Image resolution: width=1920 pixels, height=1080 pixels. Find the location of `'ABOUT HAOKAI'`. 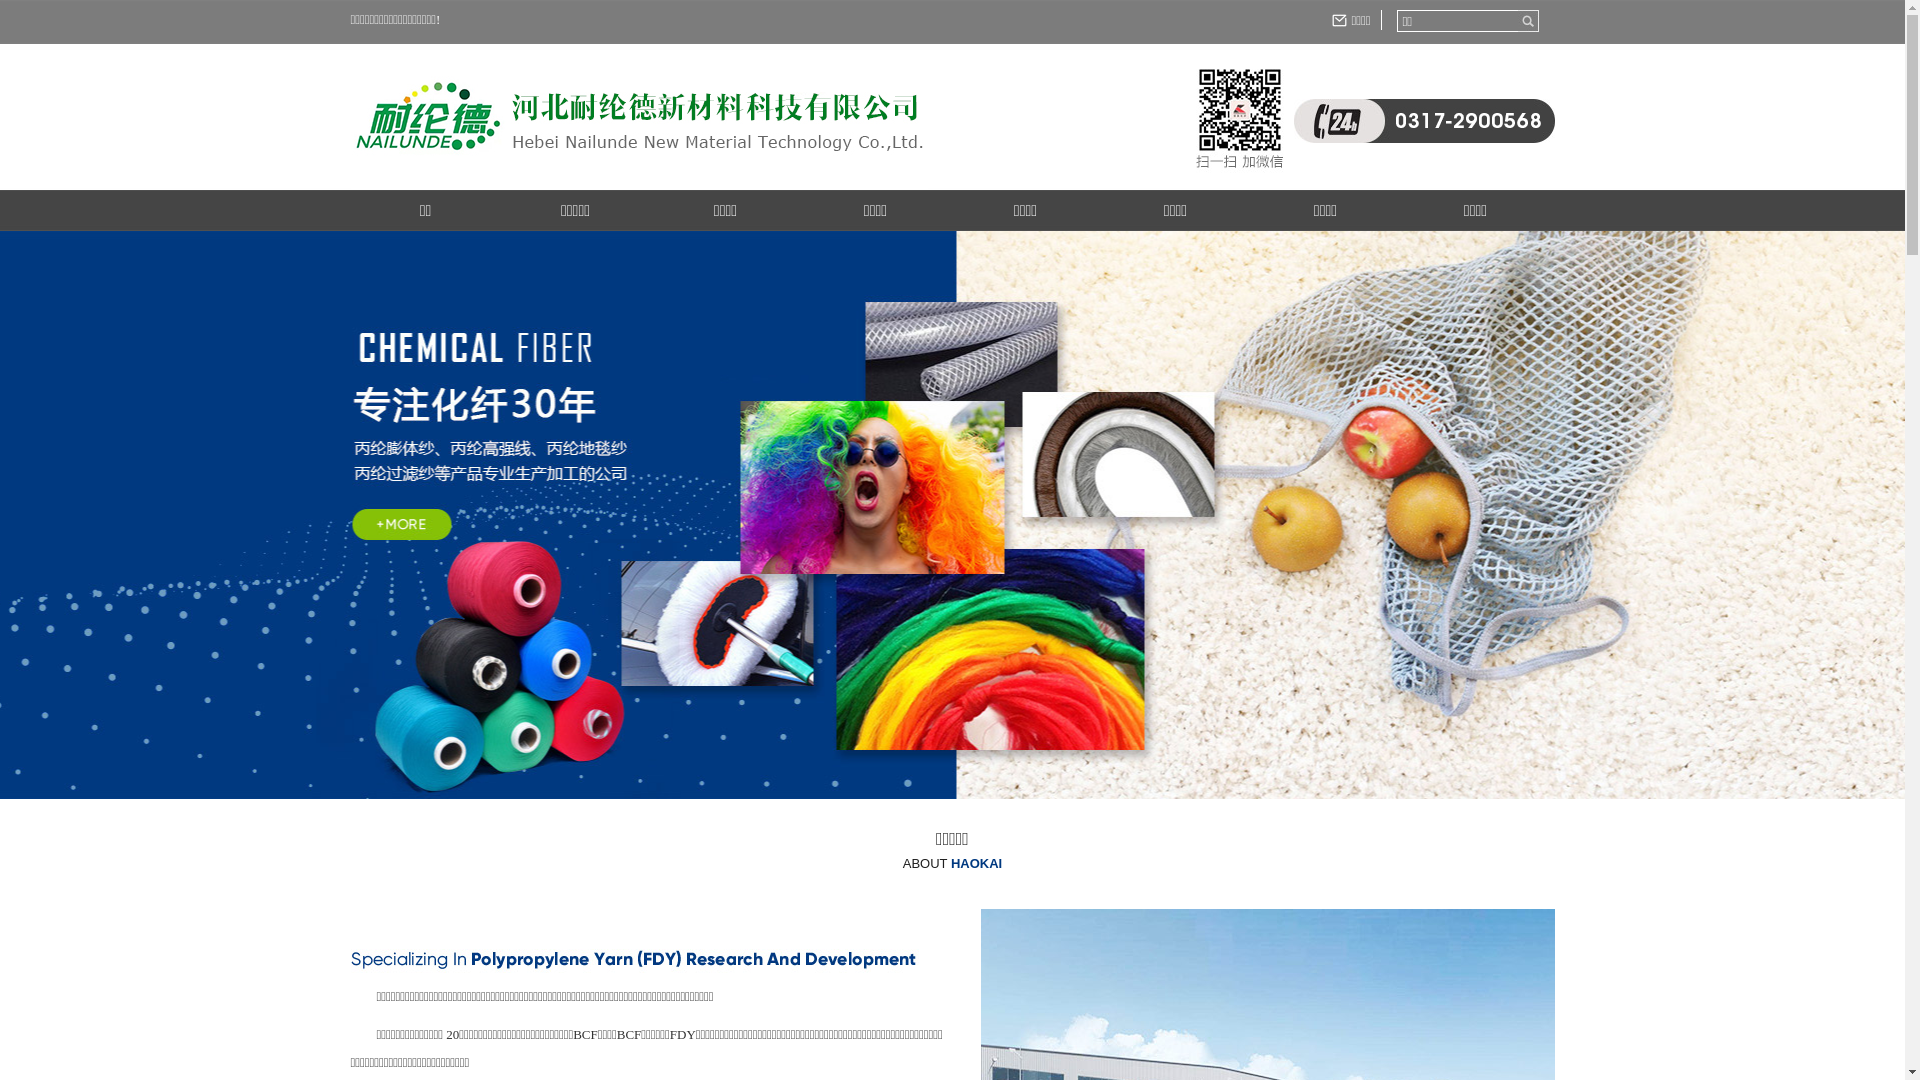

'ABOUT HAOKAI' is located at coordinates (950, 863).